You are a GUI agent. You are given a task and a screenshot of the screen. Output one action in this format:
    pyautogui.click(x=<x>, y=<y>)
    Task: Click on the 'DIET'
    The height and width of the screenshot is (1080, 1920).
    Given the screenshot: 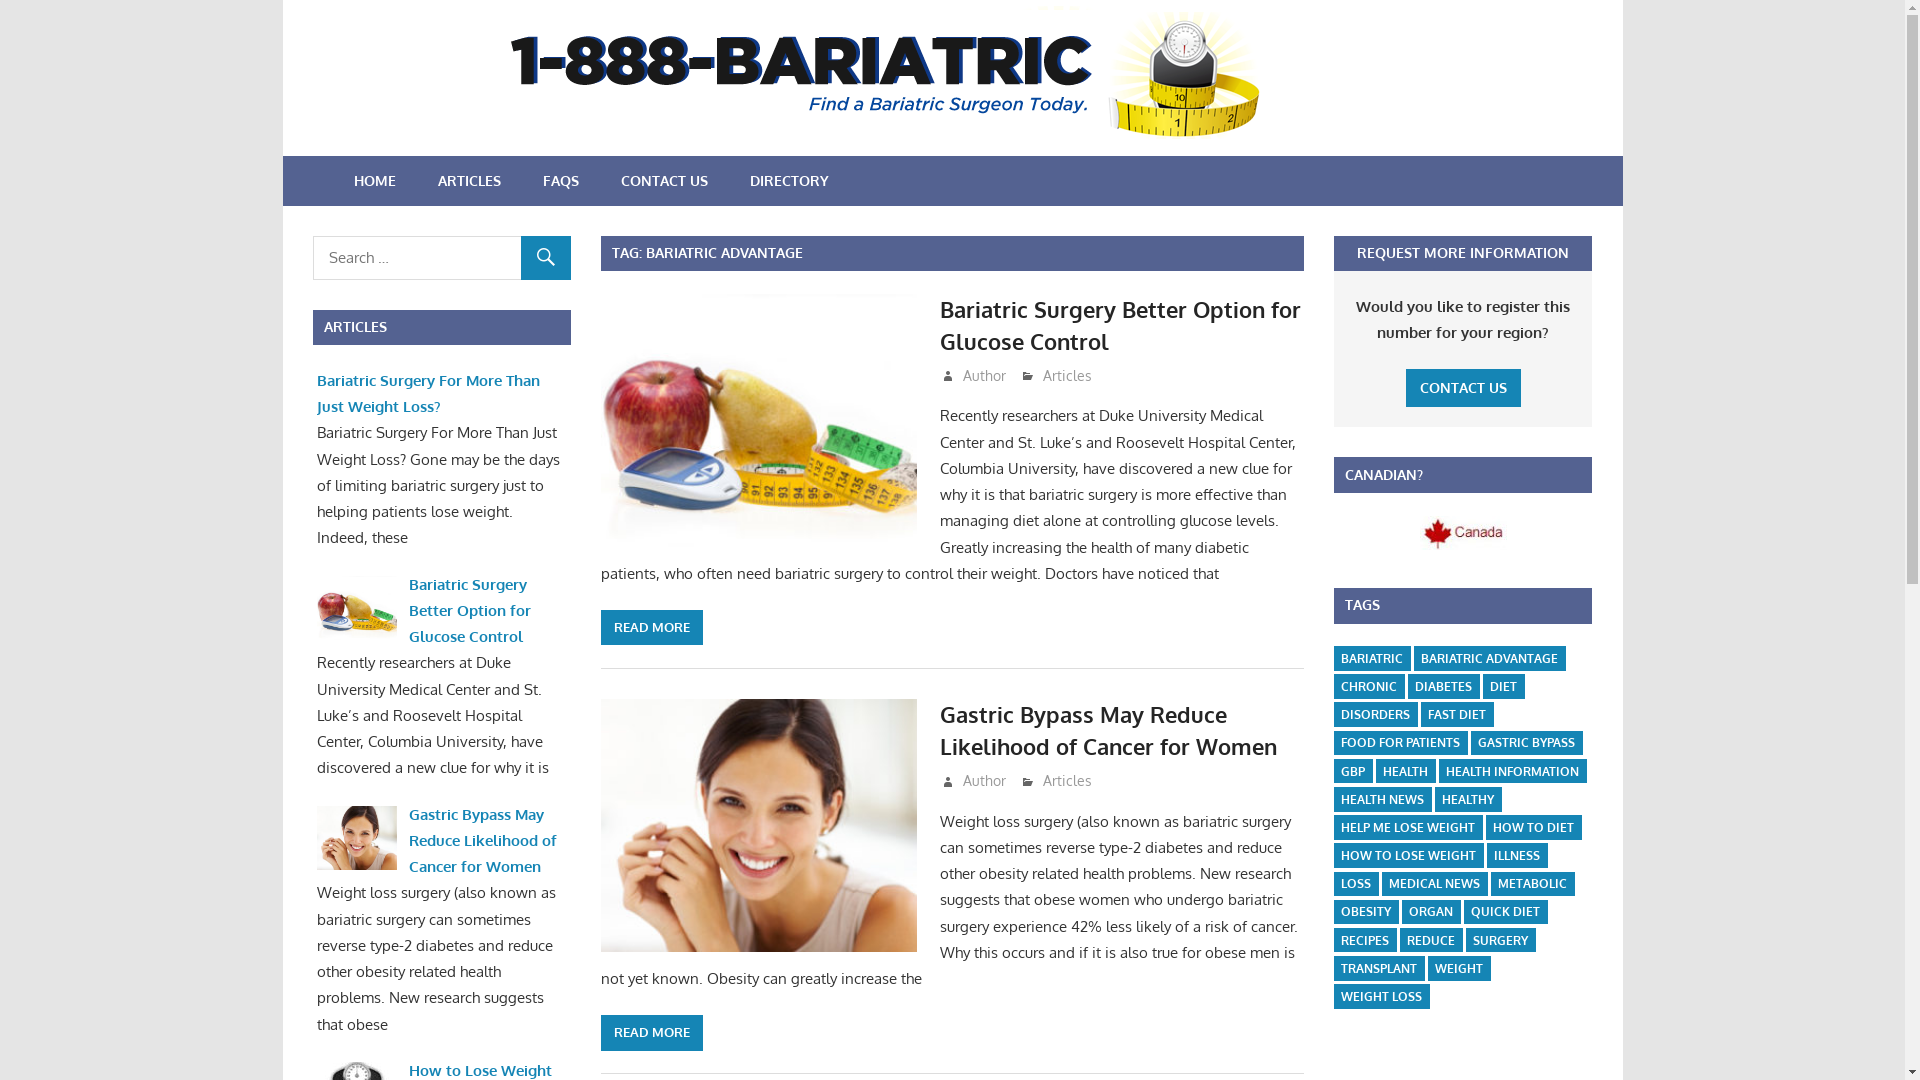 What is the action you would take?
    pyautogui.click(x=1503, y=685)
    